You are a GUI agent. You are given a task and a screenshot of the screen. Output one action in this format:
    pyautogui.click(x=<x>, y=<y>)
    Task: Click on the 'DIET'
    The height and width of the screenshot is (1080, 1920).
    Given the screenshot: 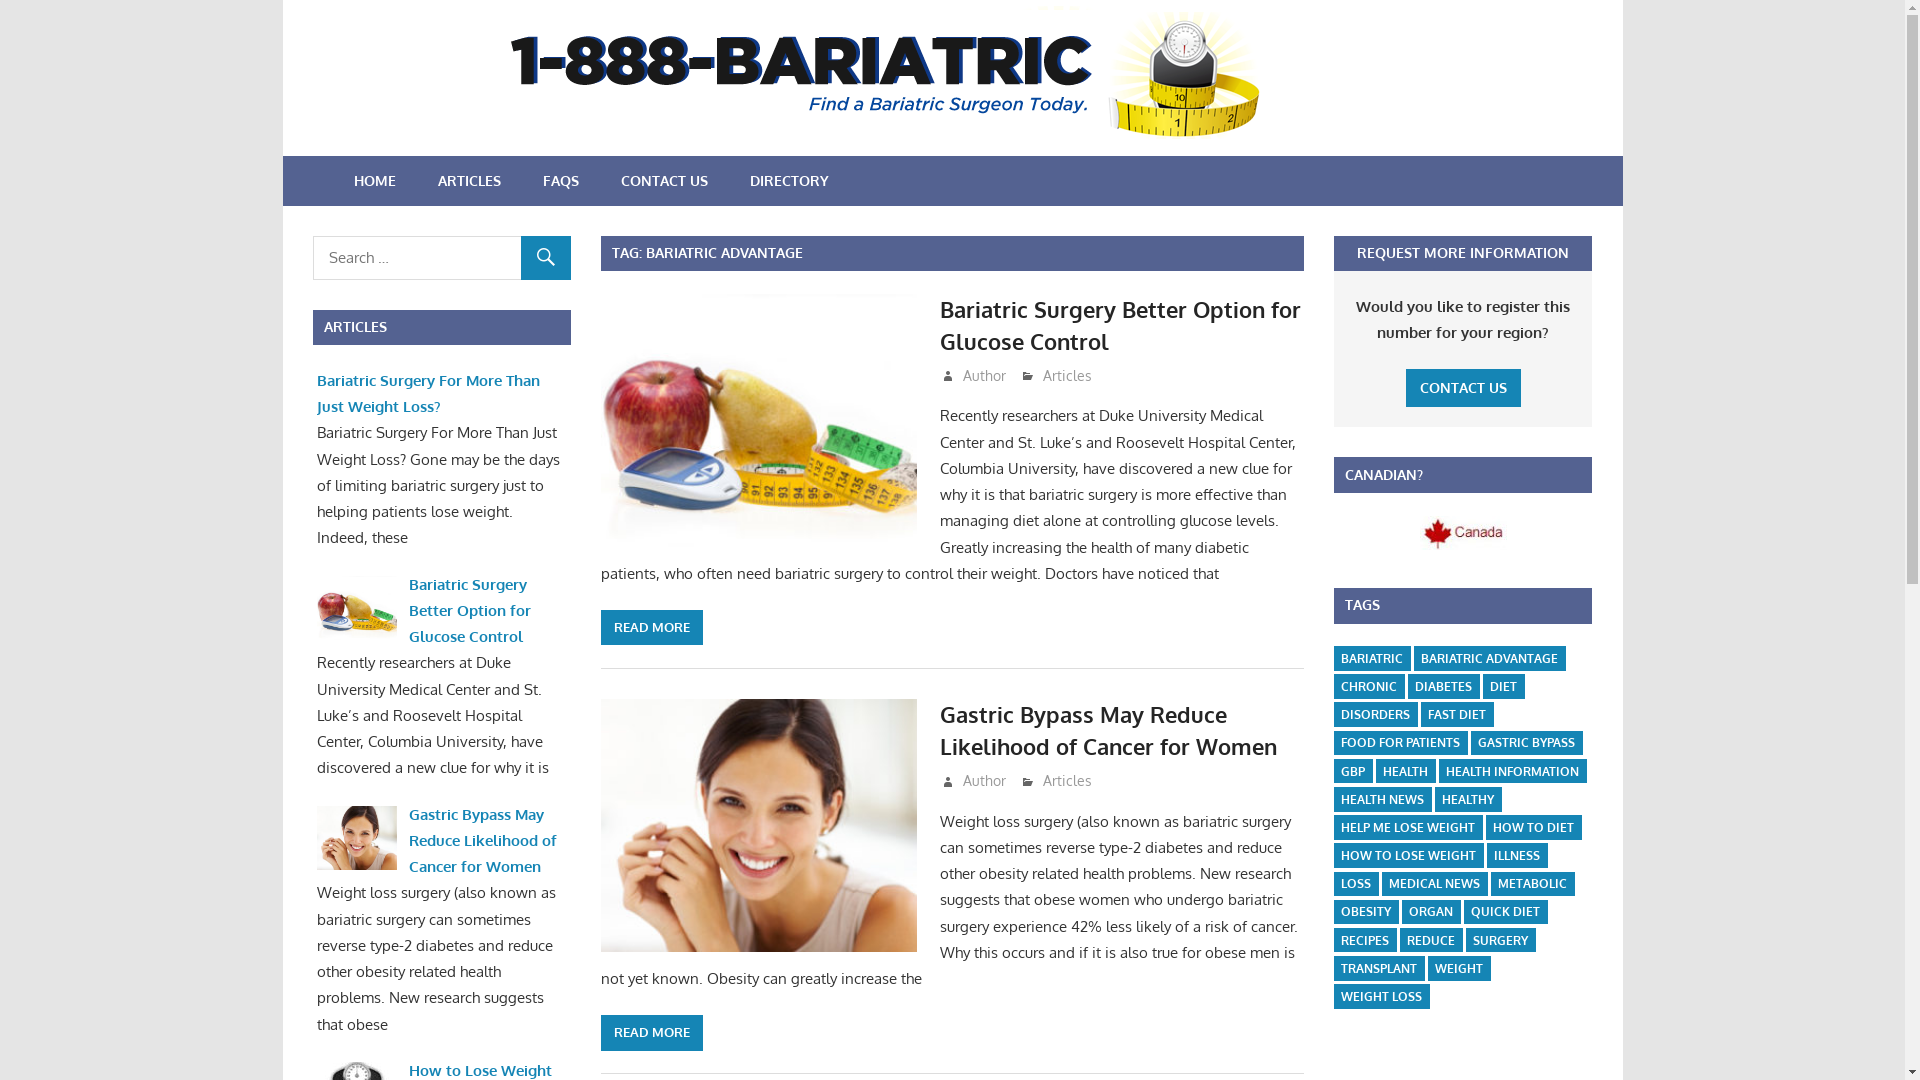 What is the action you would take?
    pyautogui.click(x=1503, y=685)
    